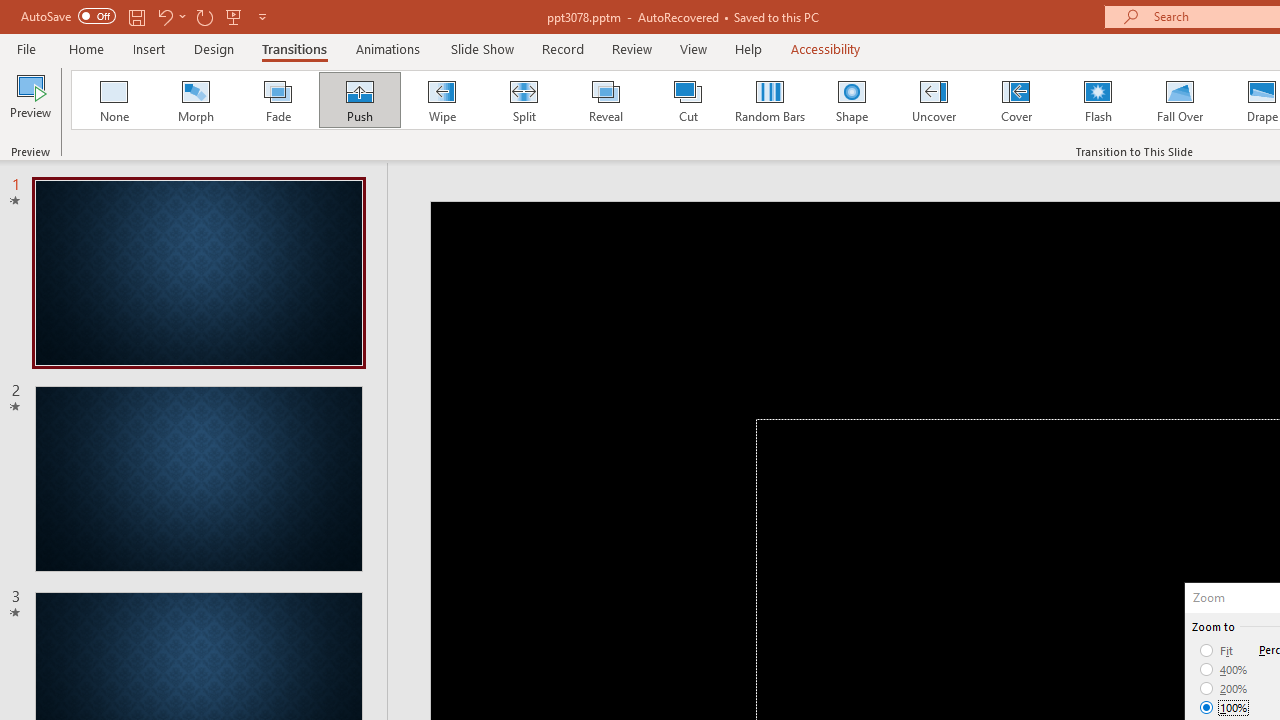 The height and width of the screenshot is (720, 1280). I want to click on 'Fit', so click(1216, 650).